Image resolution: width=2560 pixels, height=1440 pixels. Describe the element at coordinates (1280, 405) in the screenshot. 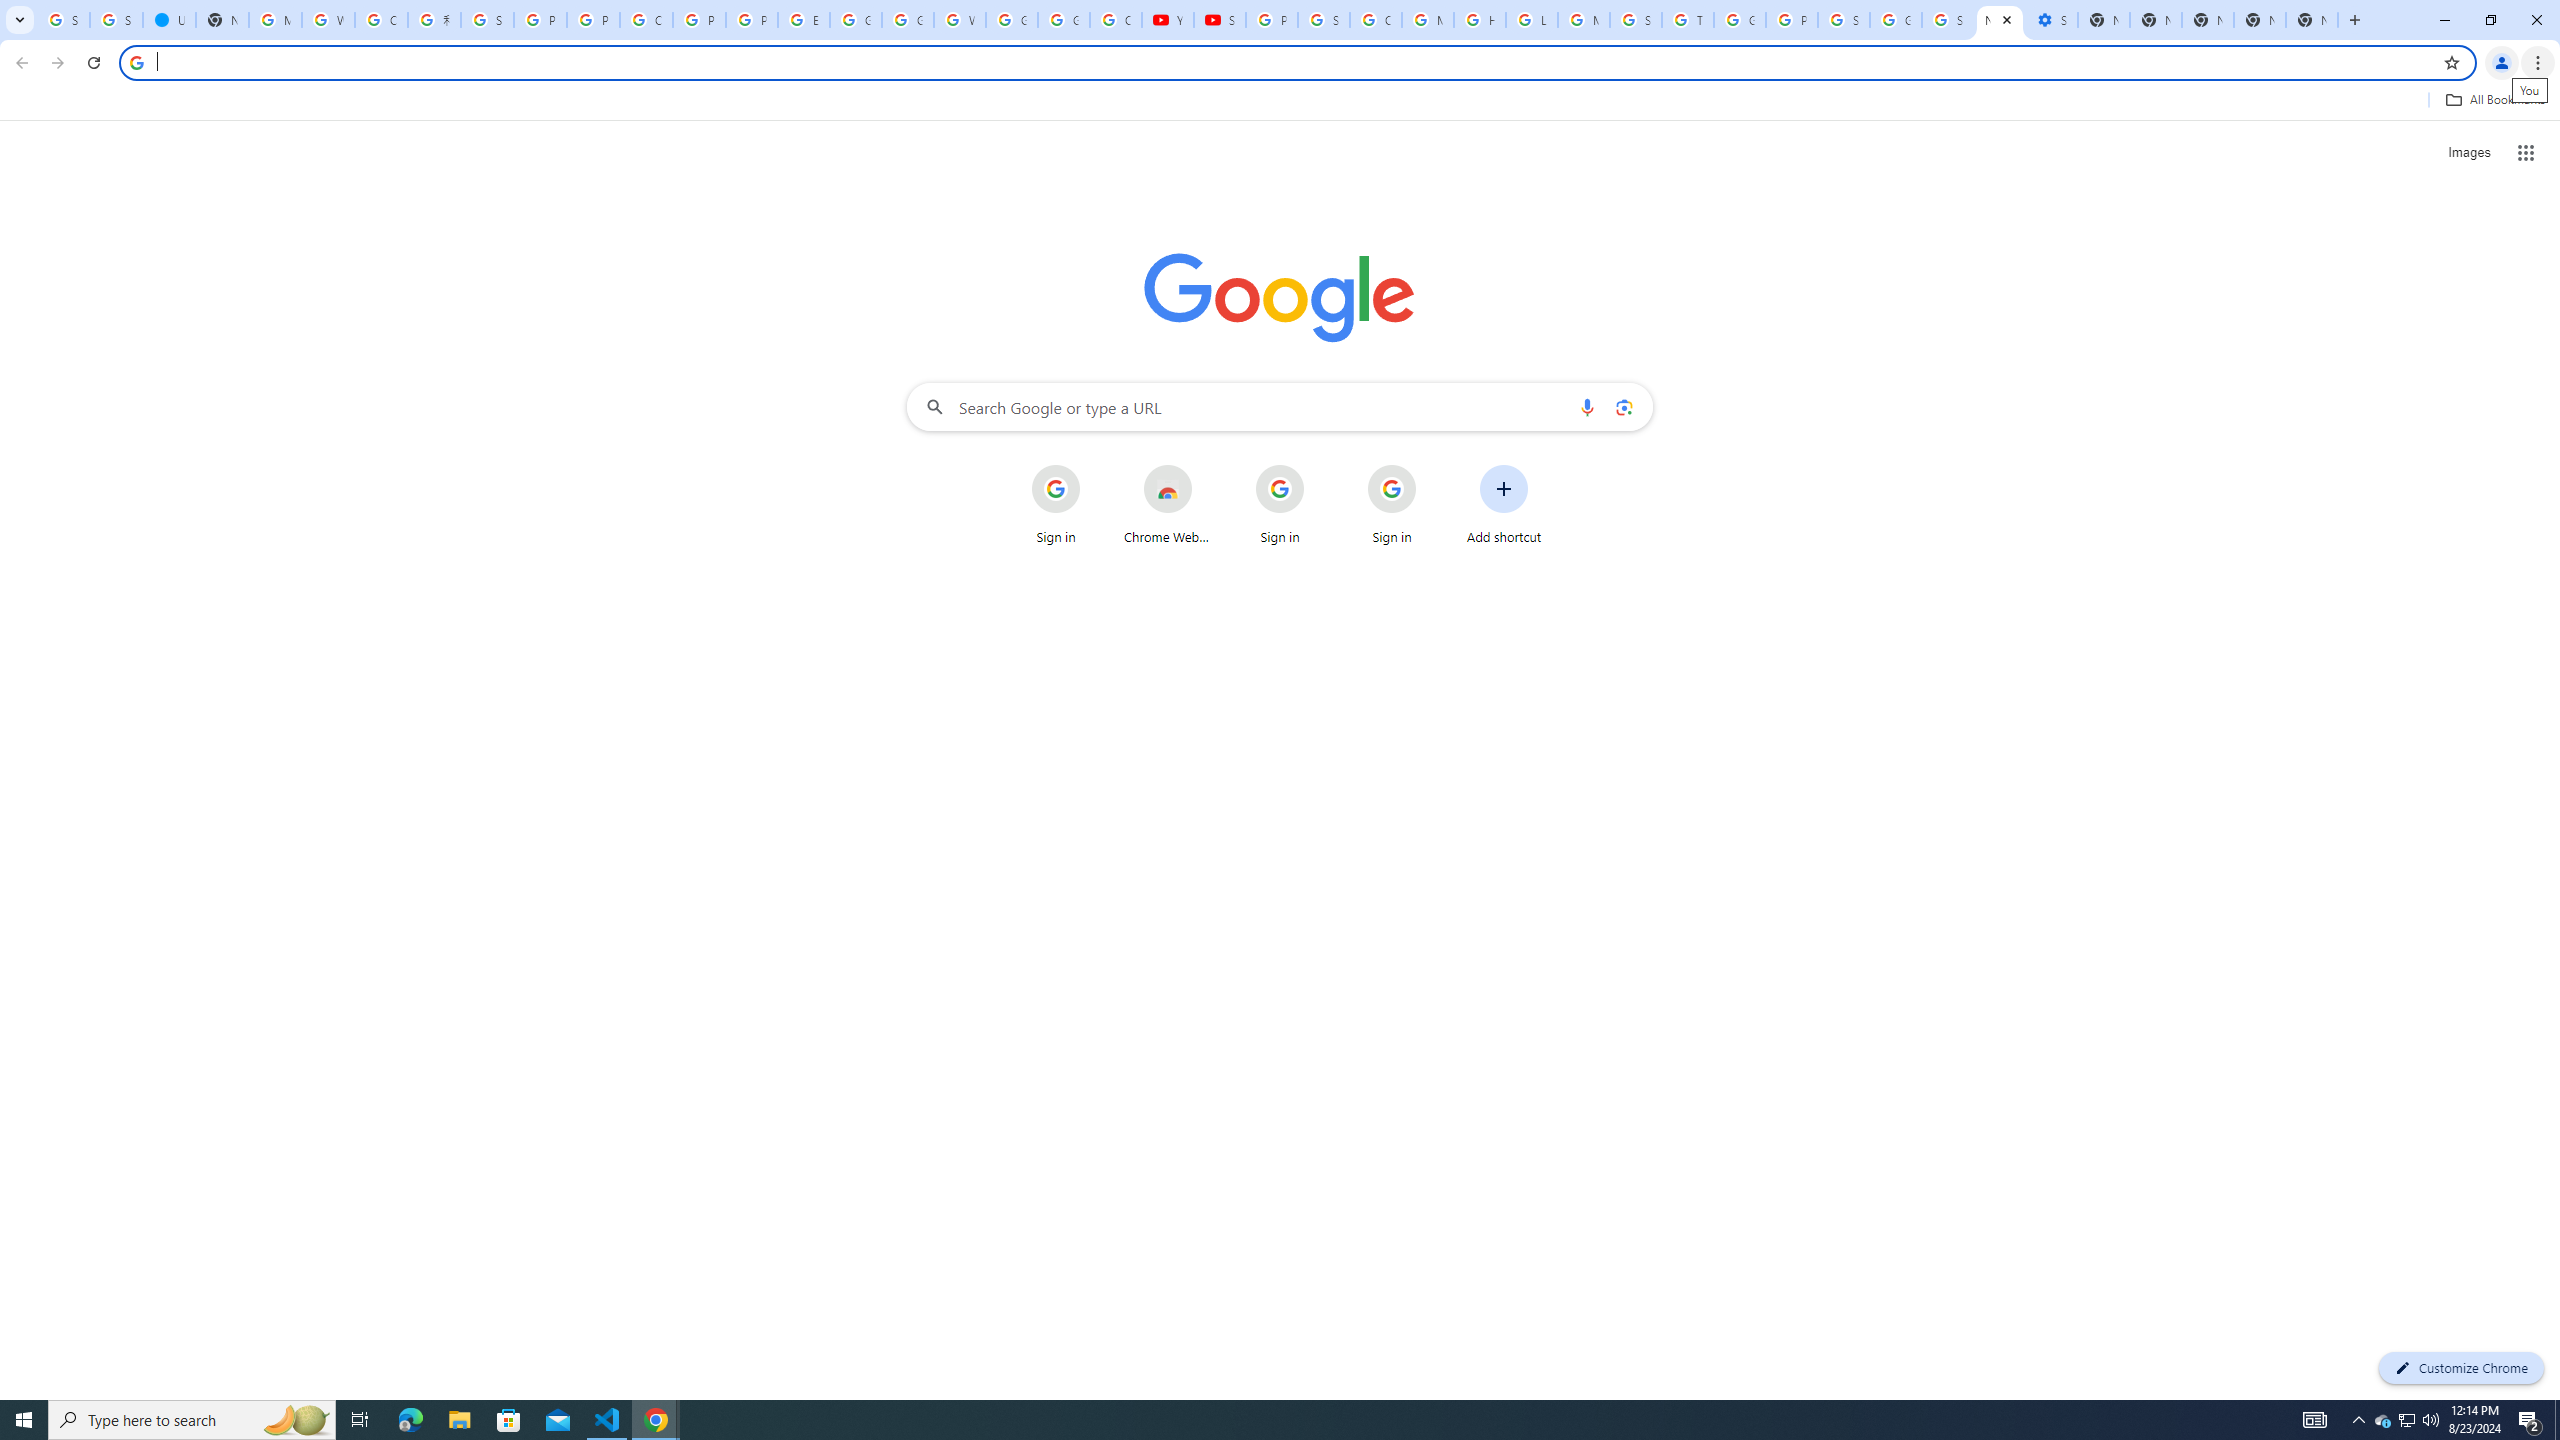

I see `'Search Google or type a URL'` at that location.